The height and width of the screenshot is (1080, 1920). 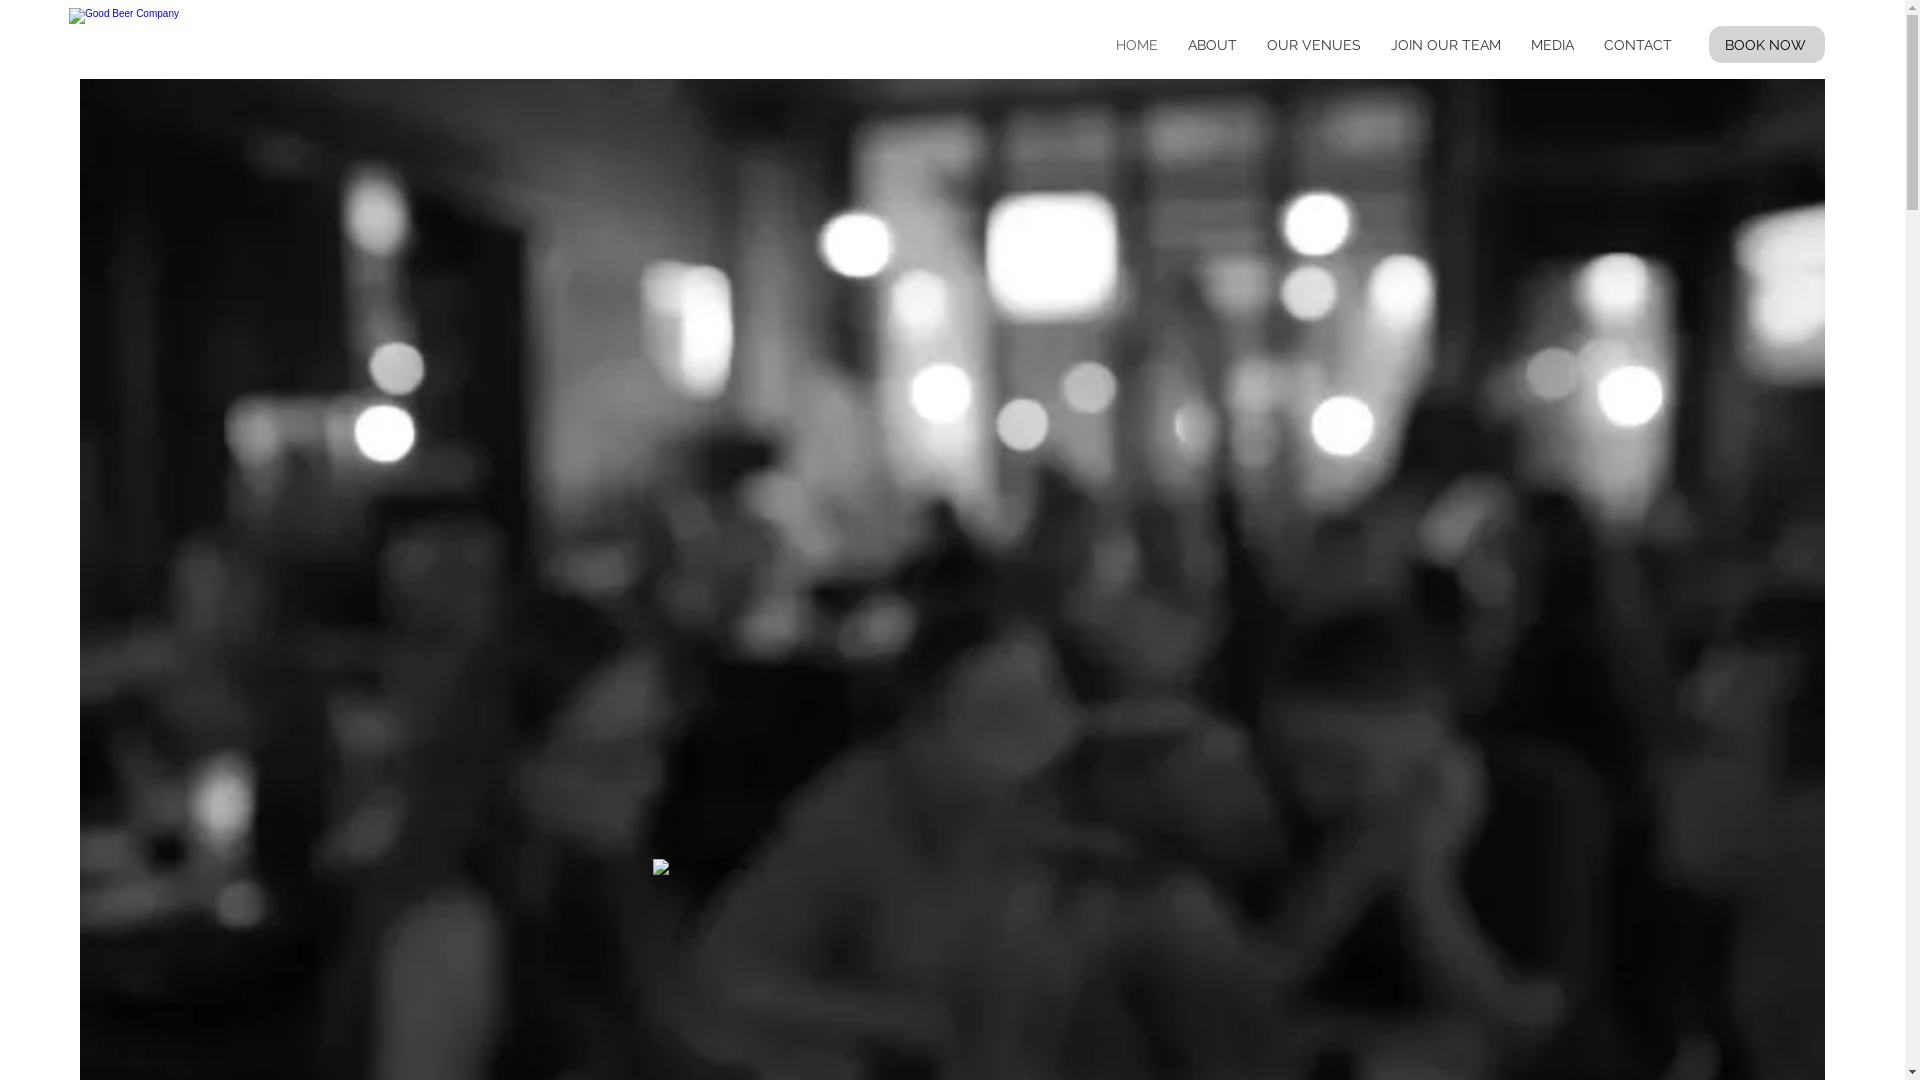 What do you see at coordinates (1445, 45) in the screenshot?
I see `'JOIN OUR TEAM'` at bounding box center [1445, 45].